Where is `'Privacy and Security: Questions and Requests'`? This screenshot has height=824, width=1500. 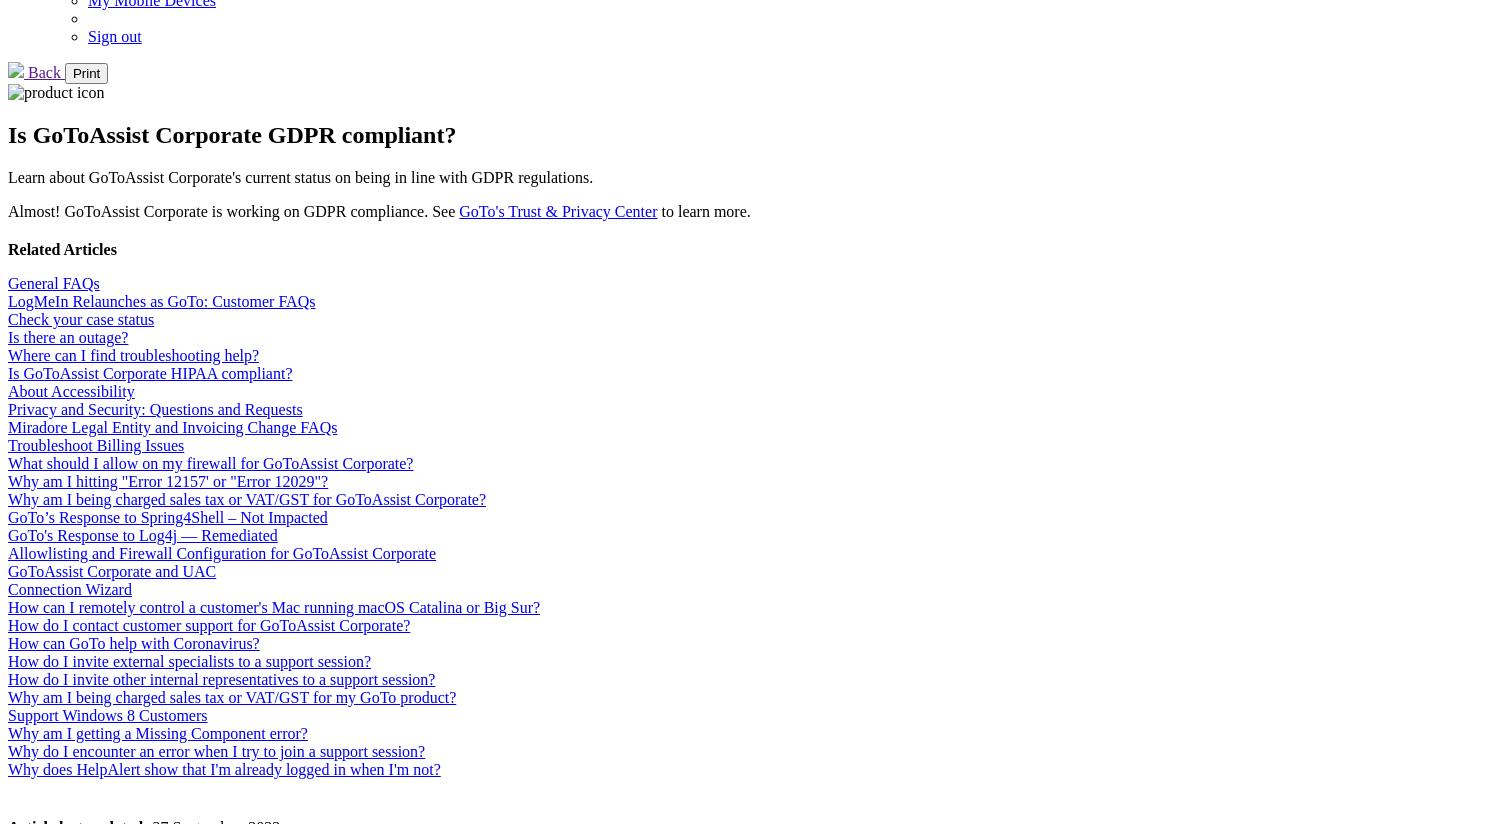 'Privacy and Security: Questions and Requests' is located at coordinates (154, 408).